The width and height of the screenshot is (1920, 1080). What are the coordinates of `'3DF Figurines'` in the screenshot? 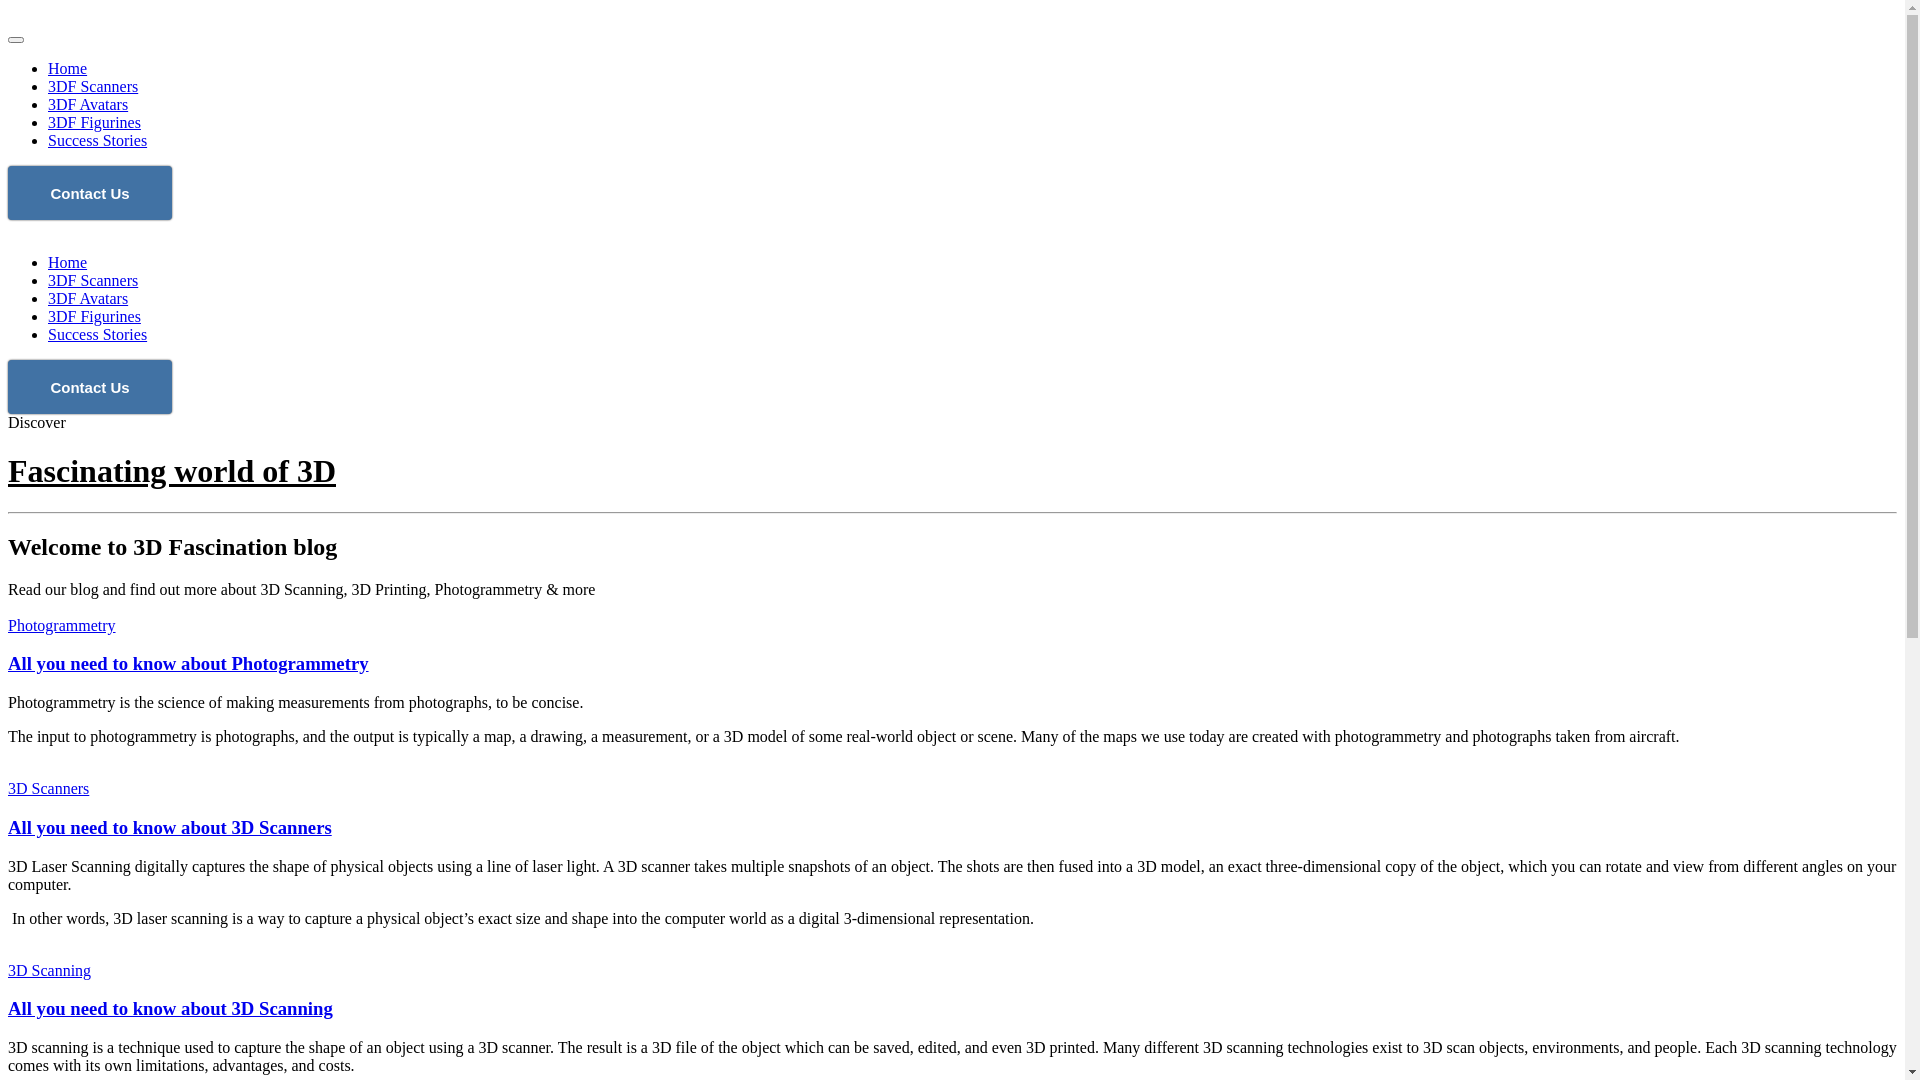 It's located at (93, 122).